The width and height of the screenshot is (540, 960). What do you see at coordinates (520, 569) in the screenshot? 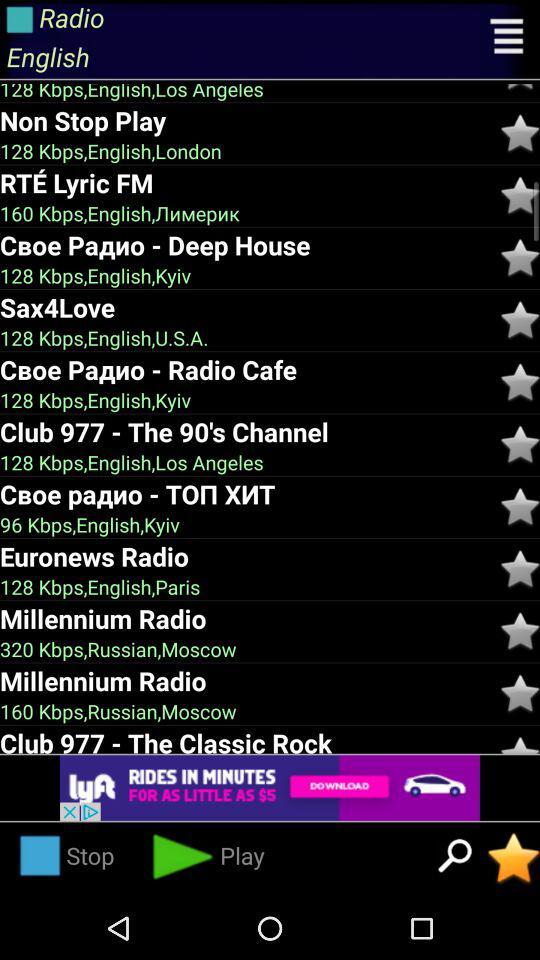
I see `to favourites` at bounding box center [520, 569].